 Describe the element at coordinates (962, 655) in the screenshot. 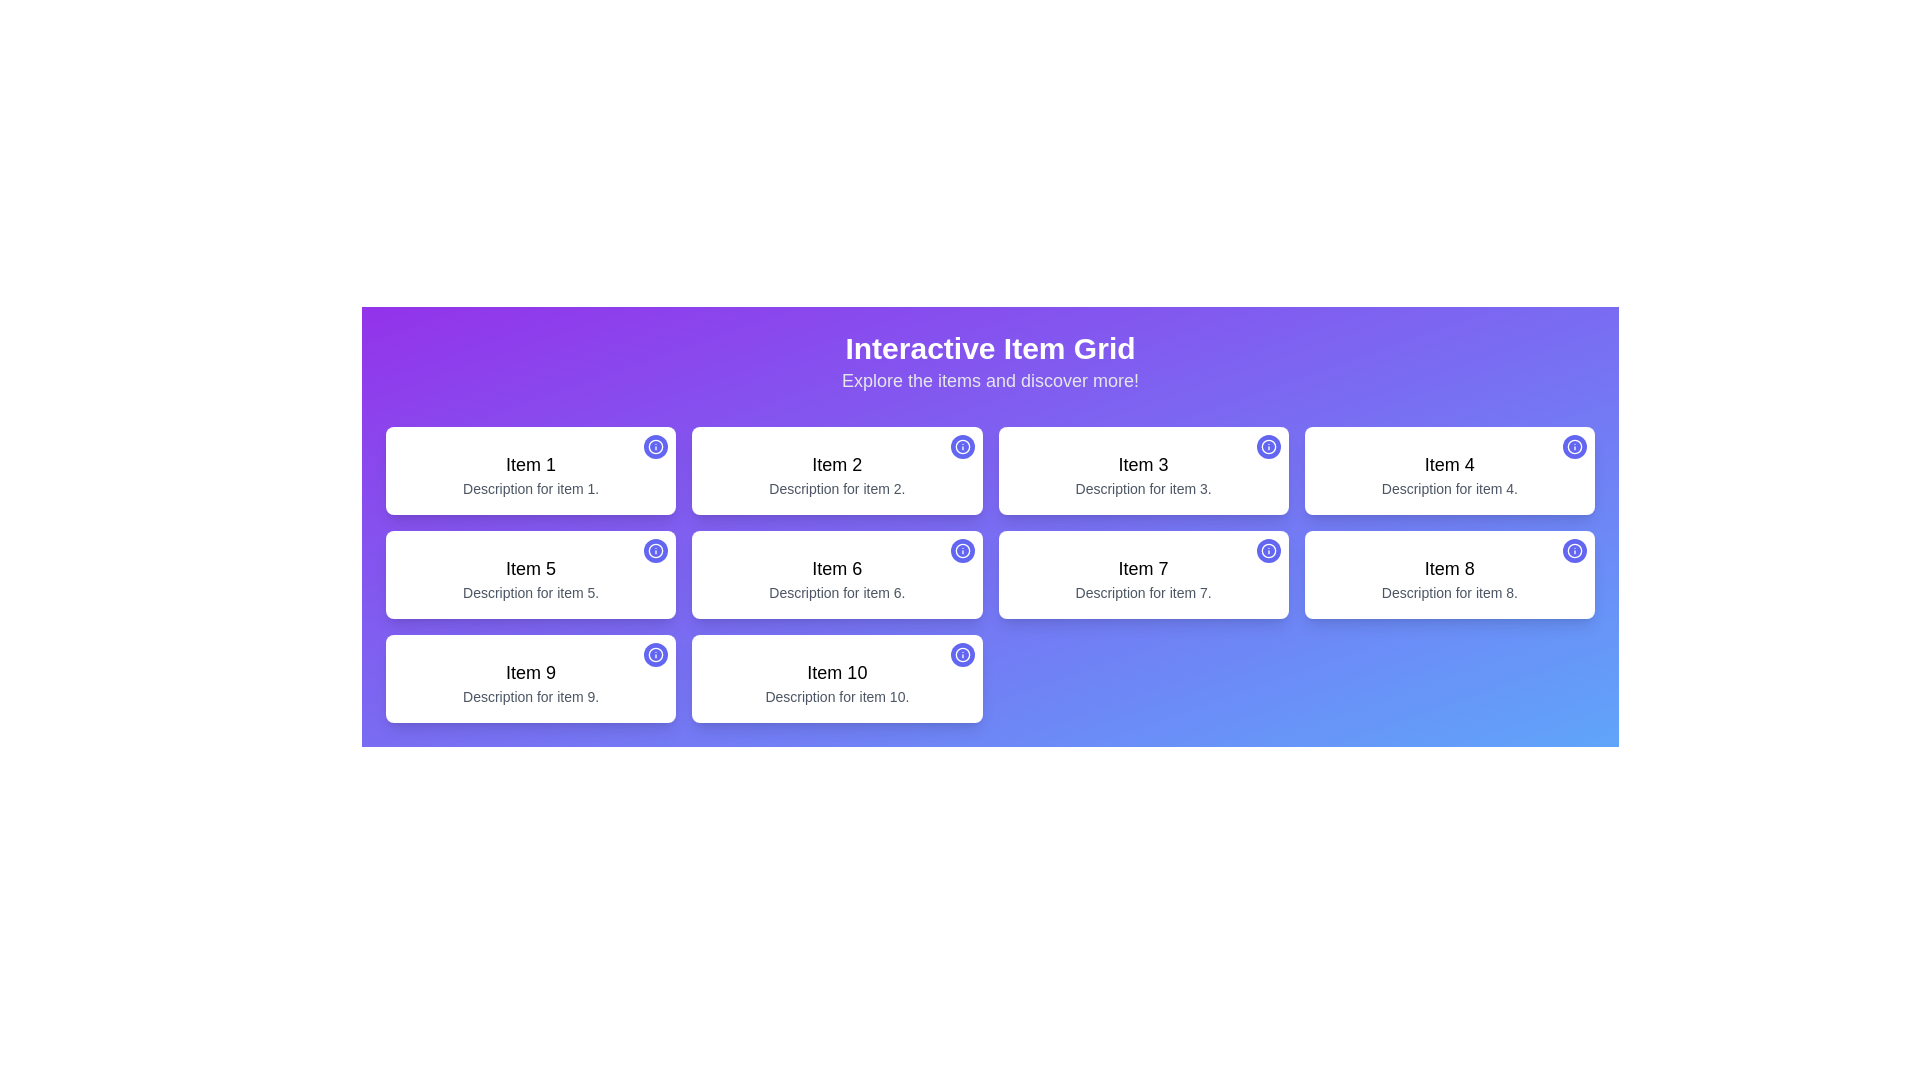

I see `the informational icon associated with 'Item 10', located on the bottom row of the interactive item grid` at that location.